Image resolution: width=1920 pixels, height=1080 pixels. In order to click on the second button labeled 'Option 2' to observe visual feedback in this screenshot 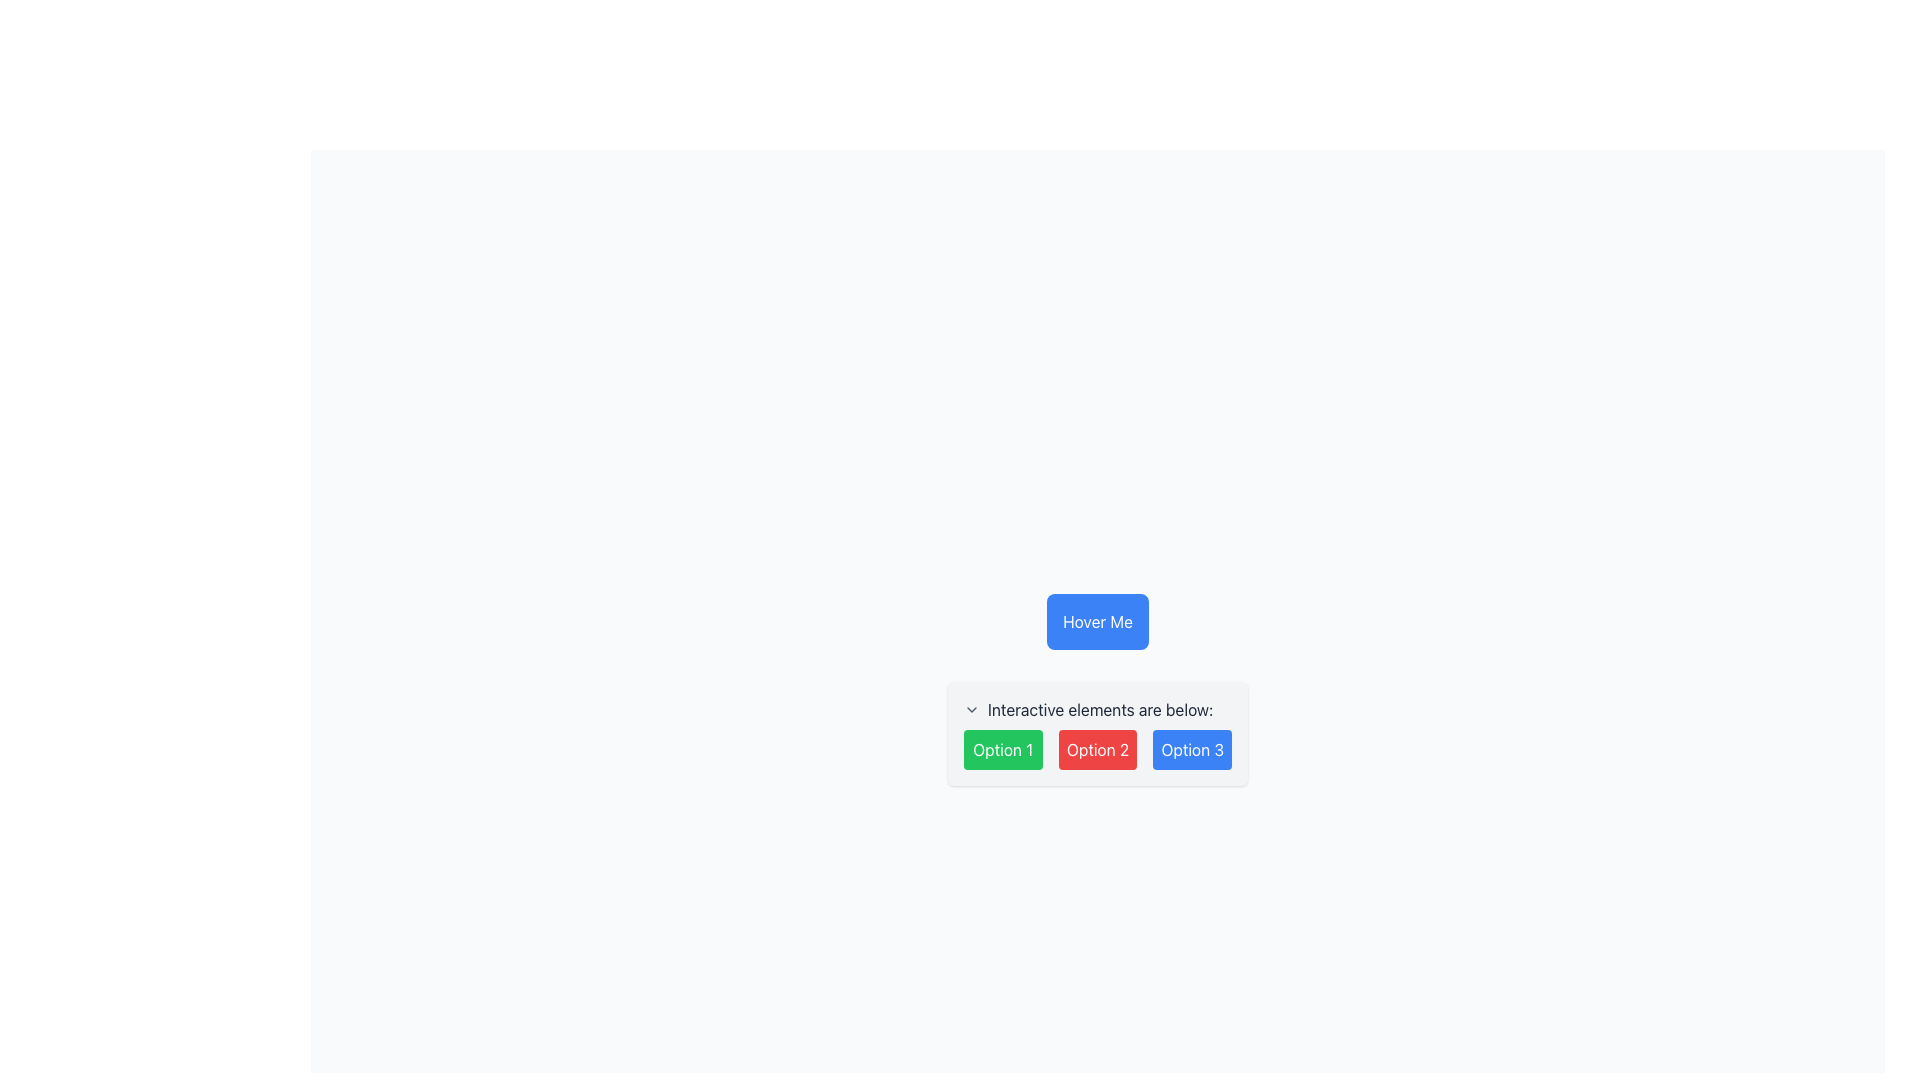, I will do `click(1097, 749)`.